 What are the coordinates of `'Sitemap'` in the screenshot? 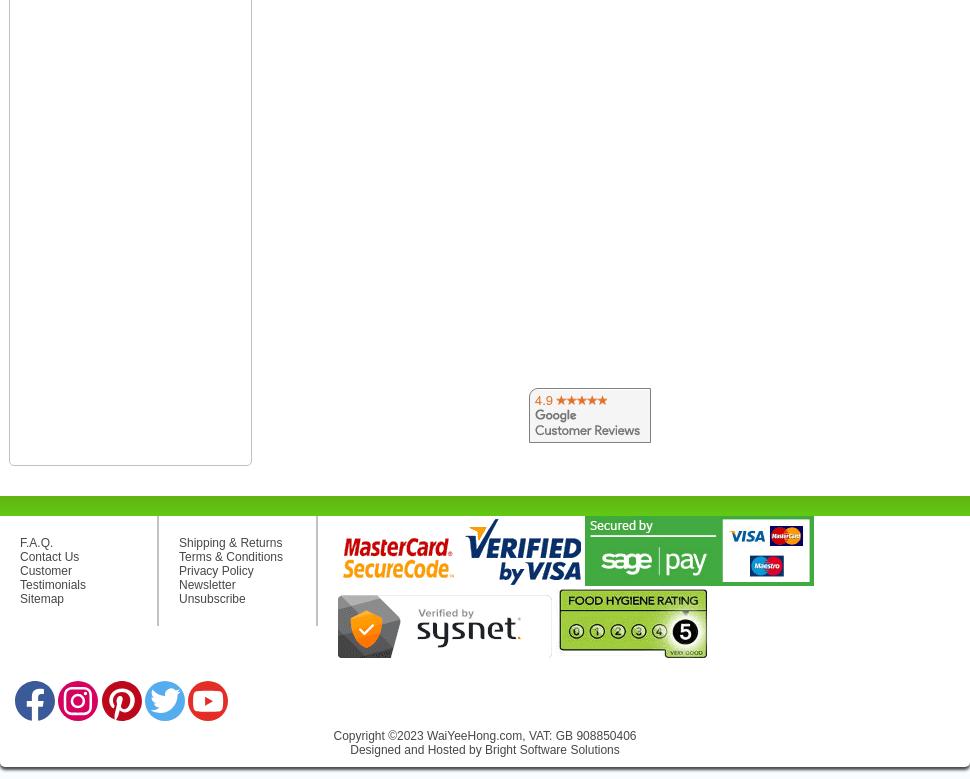 It's located at (19, 597).